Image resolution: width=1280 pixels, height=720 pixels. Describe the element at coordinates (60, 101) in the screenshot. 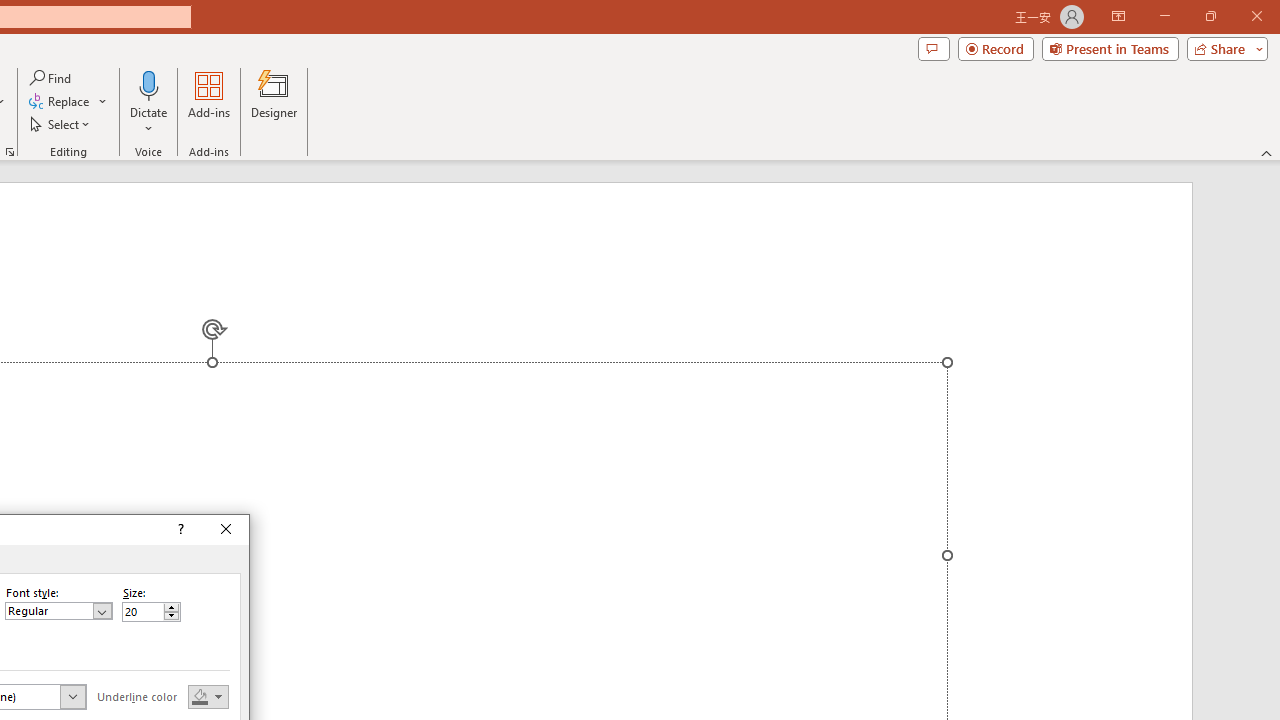

I see `'Replace...'` at that location.